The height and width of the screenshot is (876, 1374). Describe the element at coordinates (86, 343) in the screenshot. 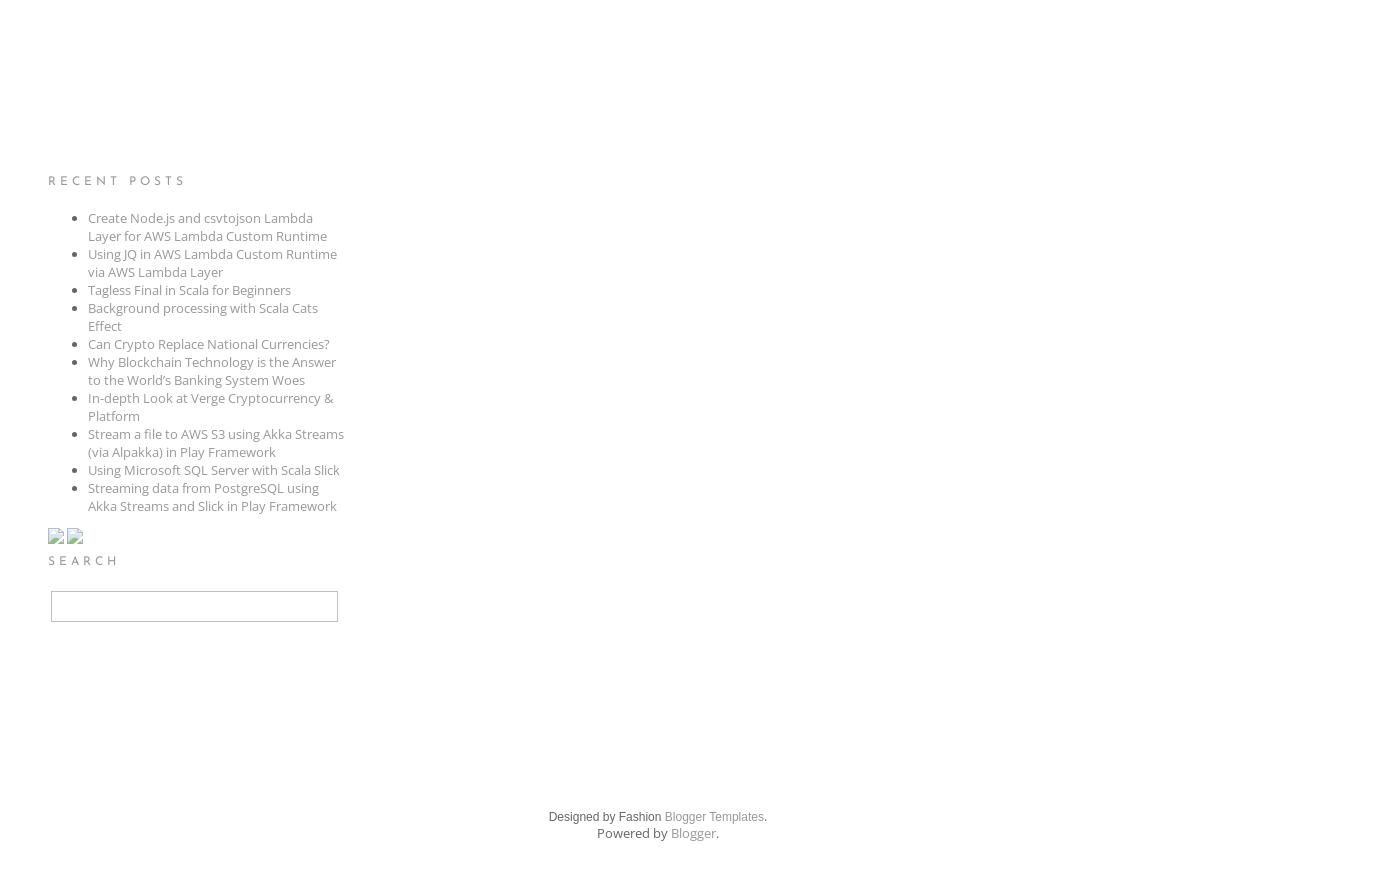

I see `'Can Crypto Replace National Currencies?'` at that location.